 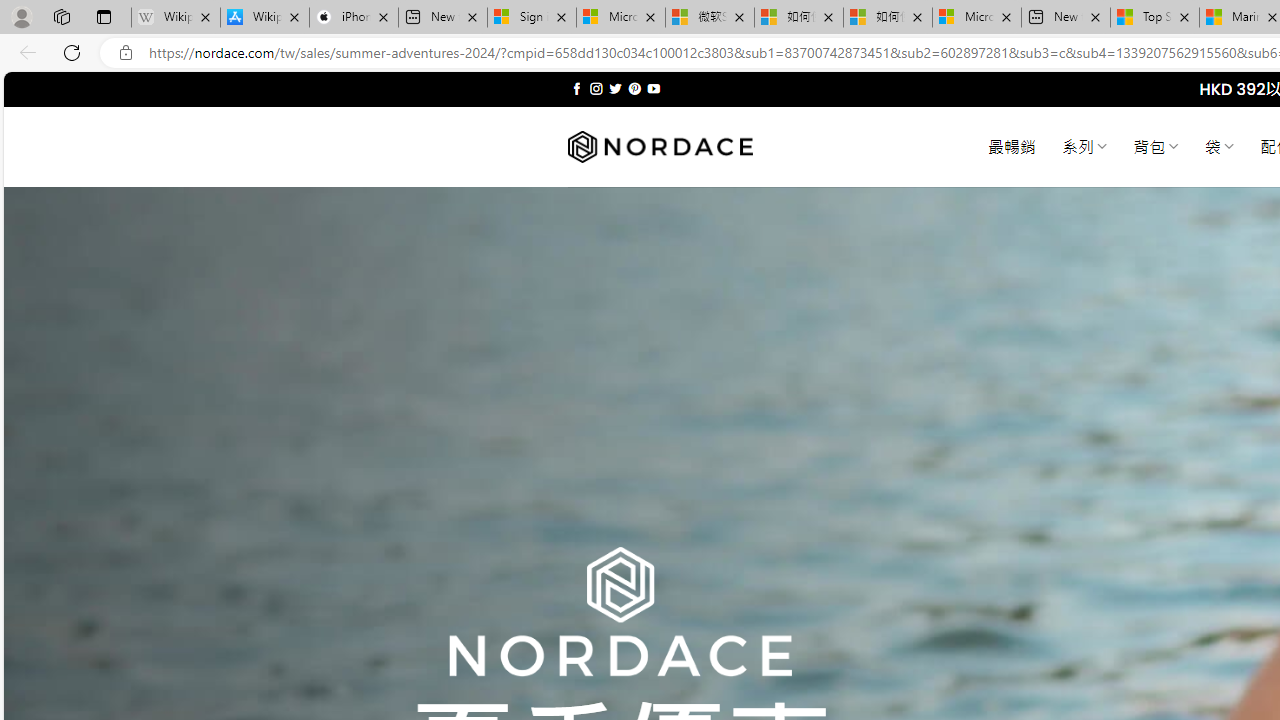 What do you see at coordinates (659, 146) in the screenshot?
I see `'Nordace'` at bounding box center [659, 146].